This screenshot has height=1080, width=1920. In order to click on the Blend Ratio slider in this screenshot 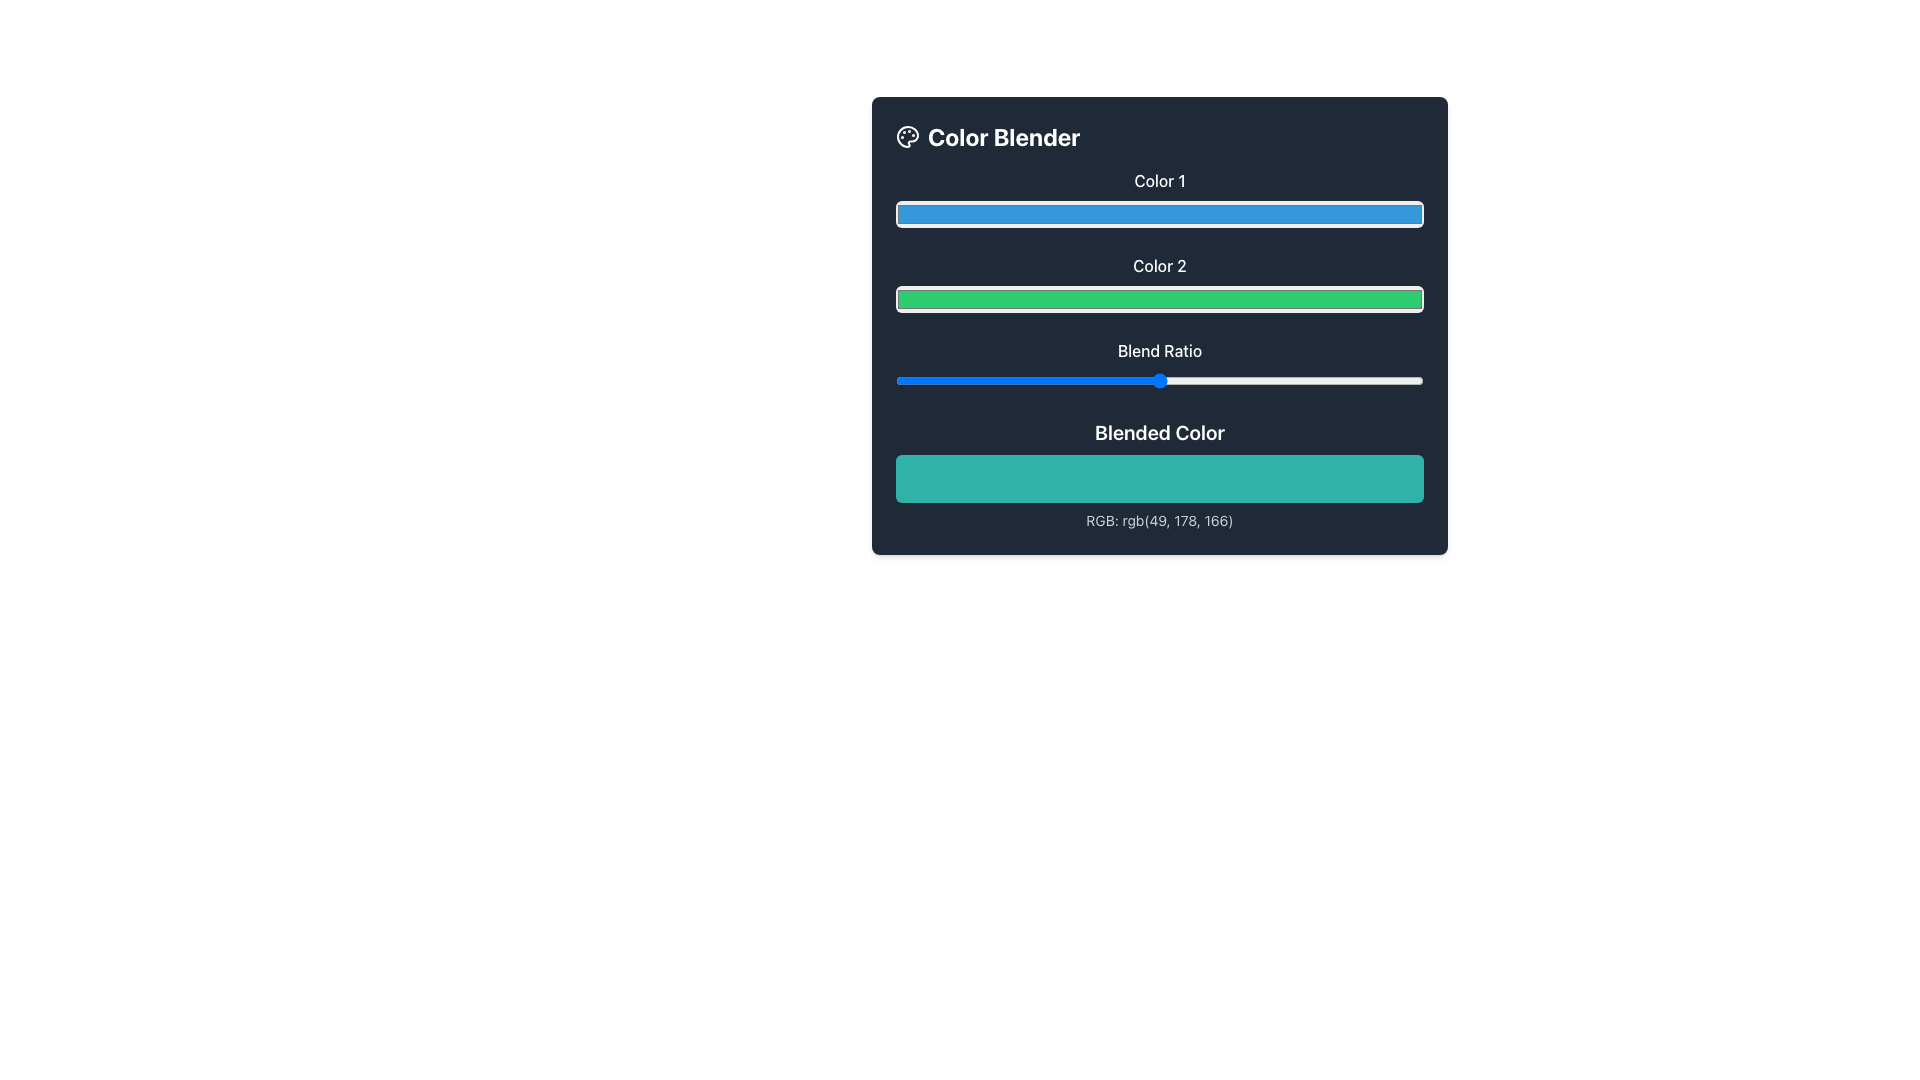, I will do `click(1042, 381)`.